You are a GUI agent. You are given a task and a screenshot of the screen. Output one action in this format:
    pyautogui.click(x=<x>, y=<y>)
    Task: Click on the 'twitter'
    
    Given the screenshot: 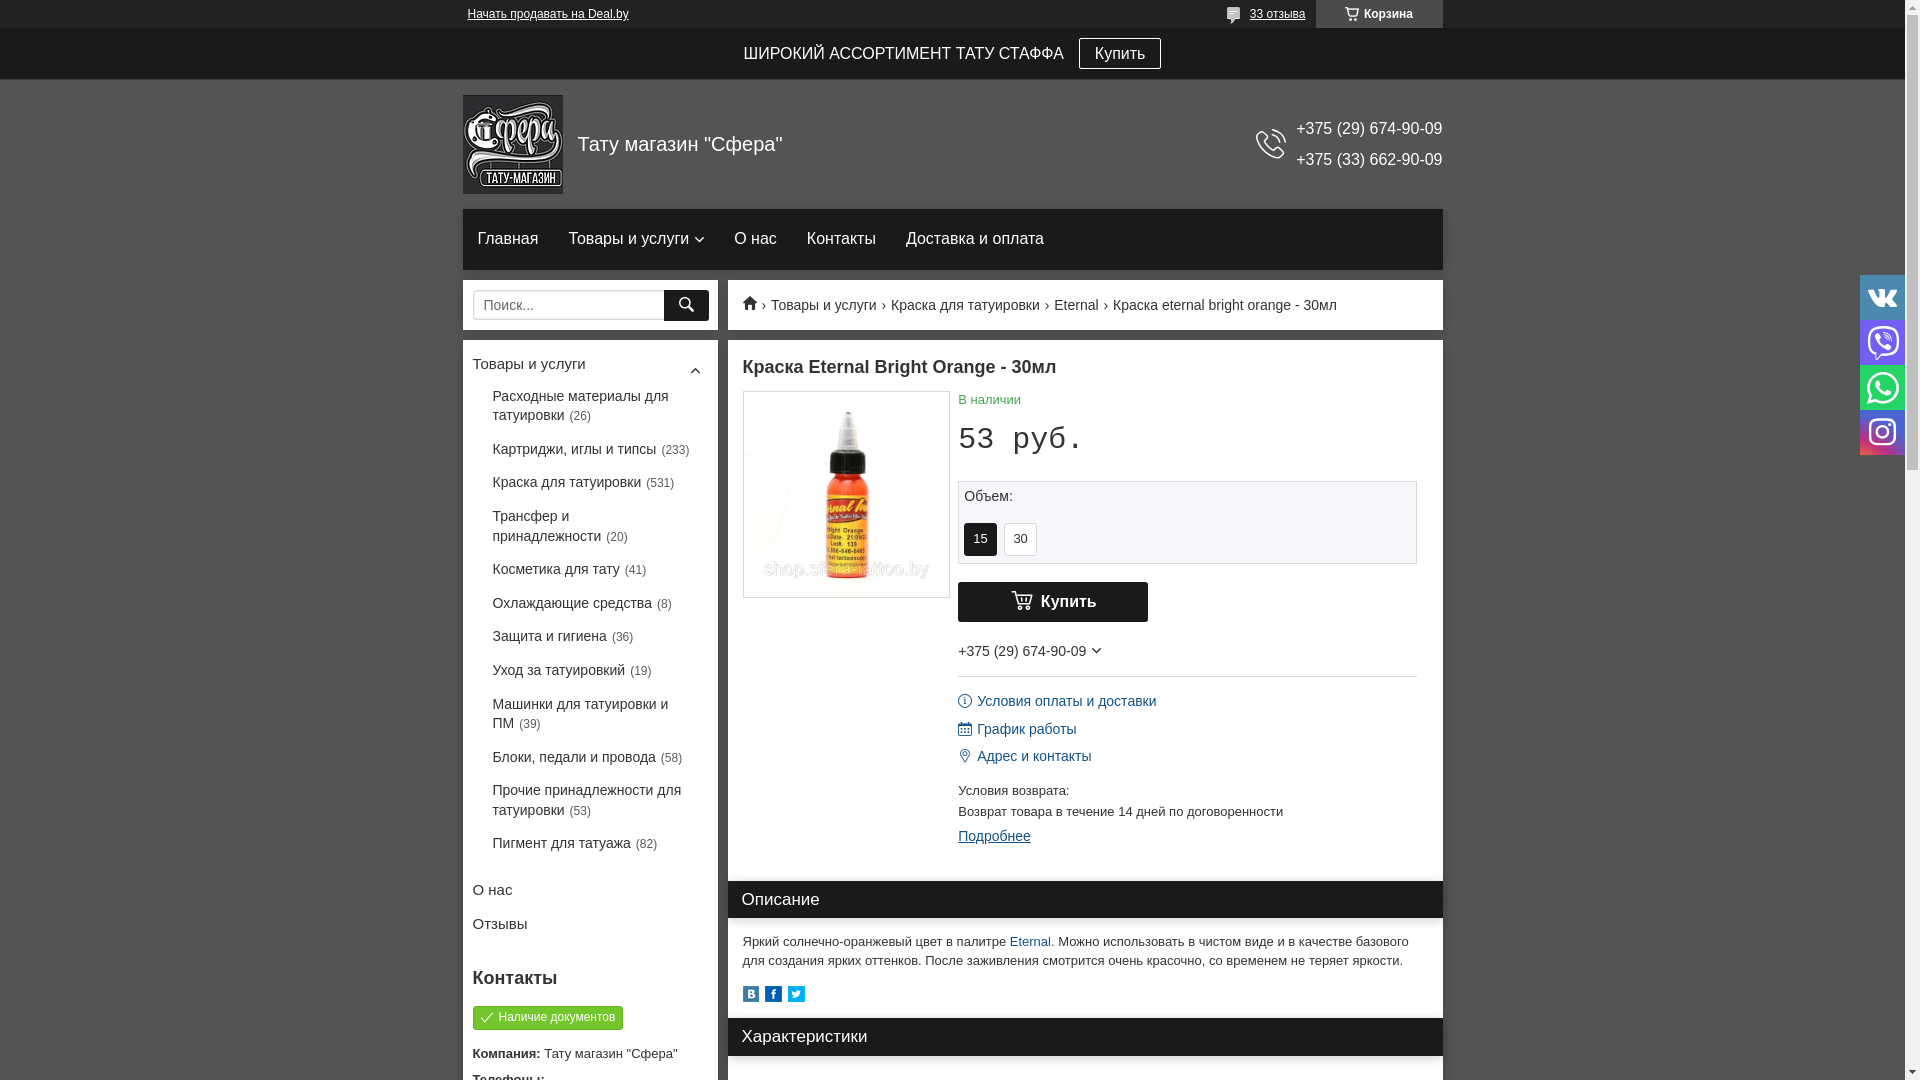 What is the action you would take?
    pyautogui.click(x=795, y=997)
    